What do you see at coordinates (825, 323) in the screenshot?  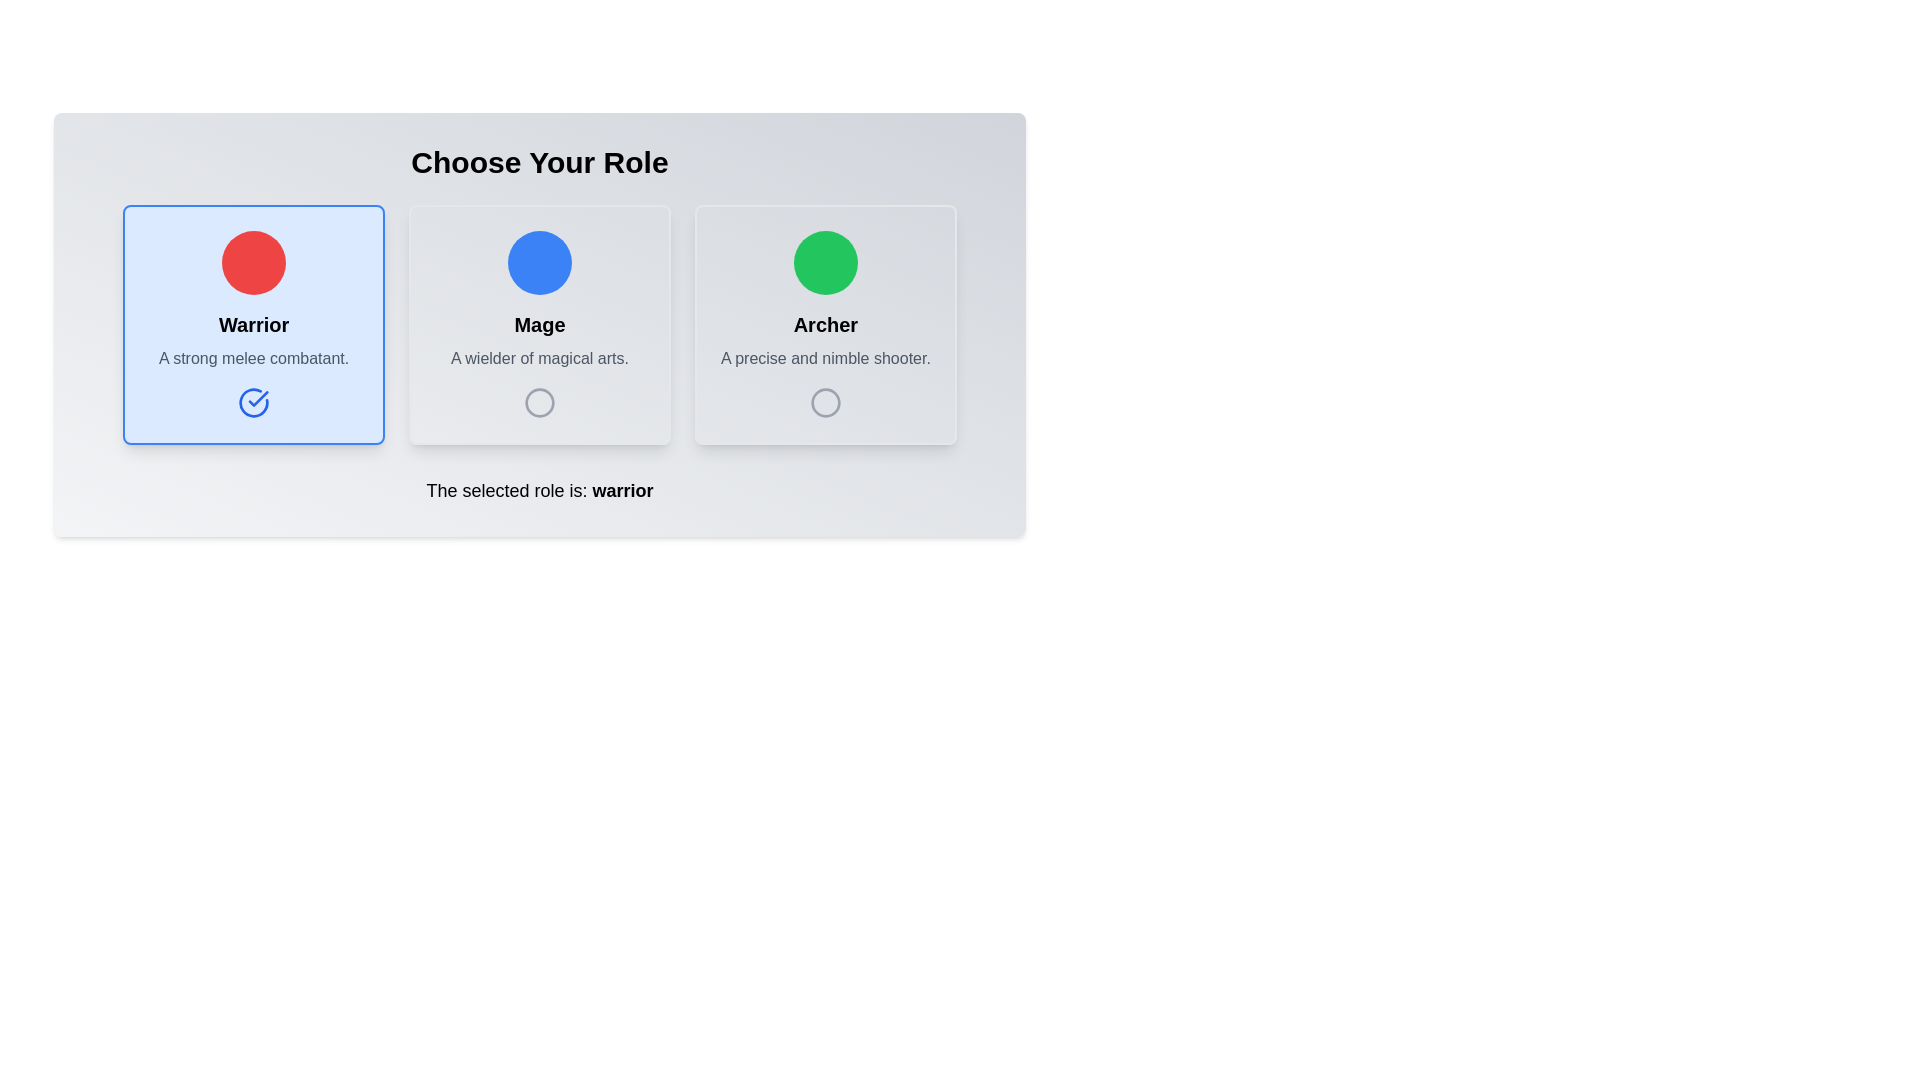 I see `the third card option for the 'Archer' role, which is distinguished by a green circle at the top, to trigger a visual effect` at bounding box center [825, 323].